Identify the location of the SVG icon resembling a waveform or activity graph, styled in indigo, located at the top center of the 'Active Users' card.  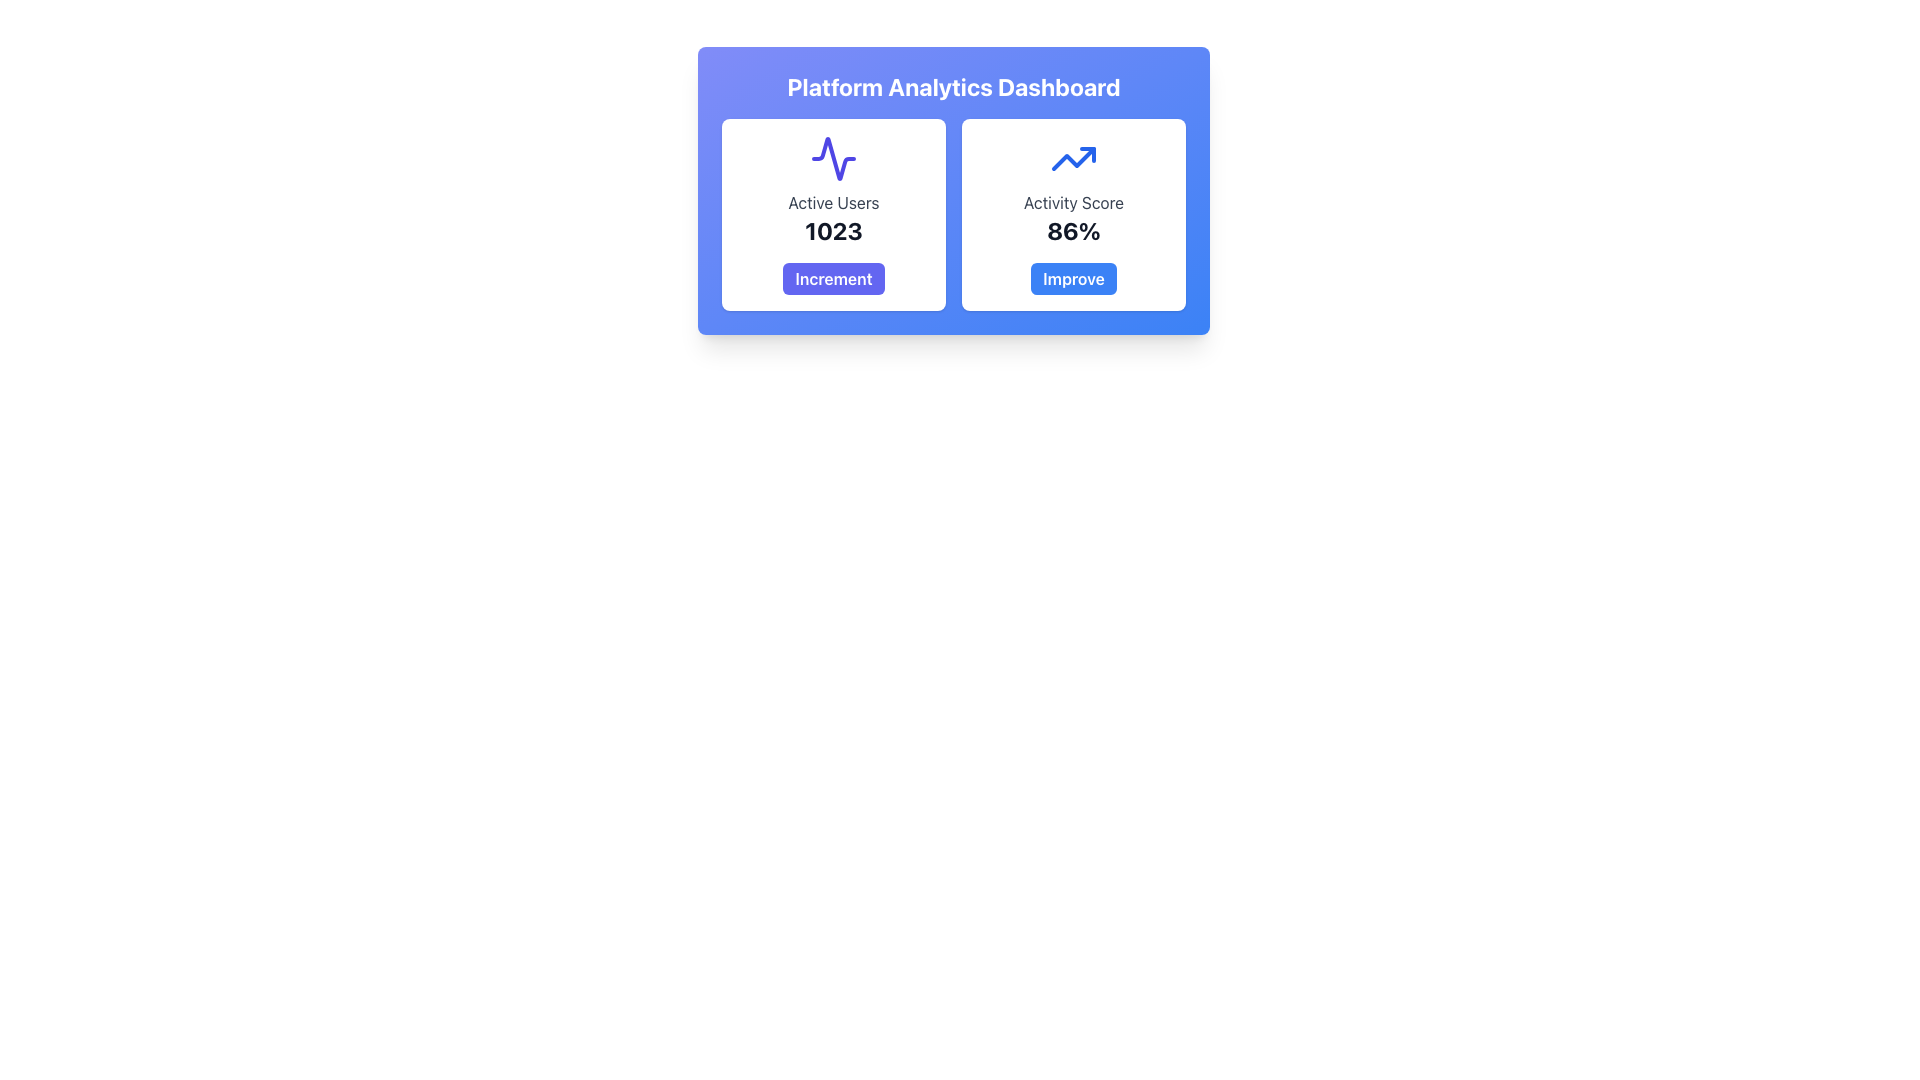
(834, 157).